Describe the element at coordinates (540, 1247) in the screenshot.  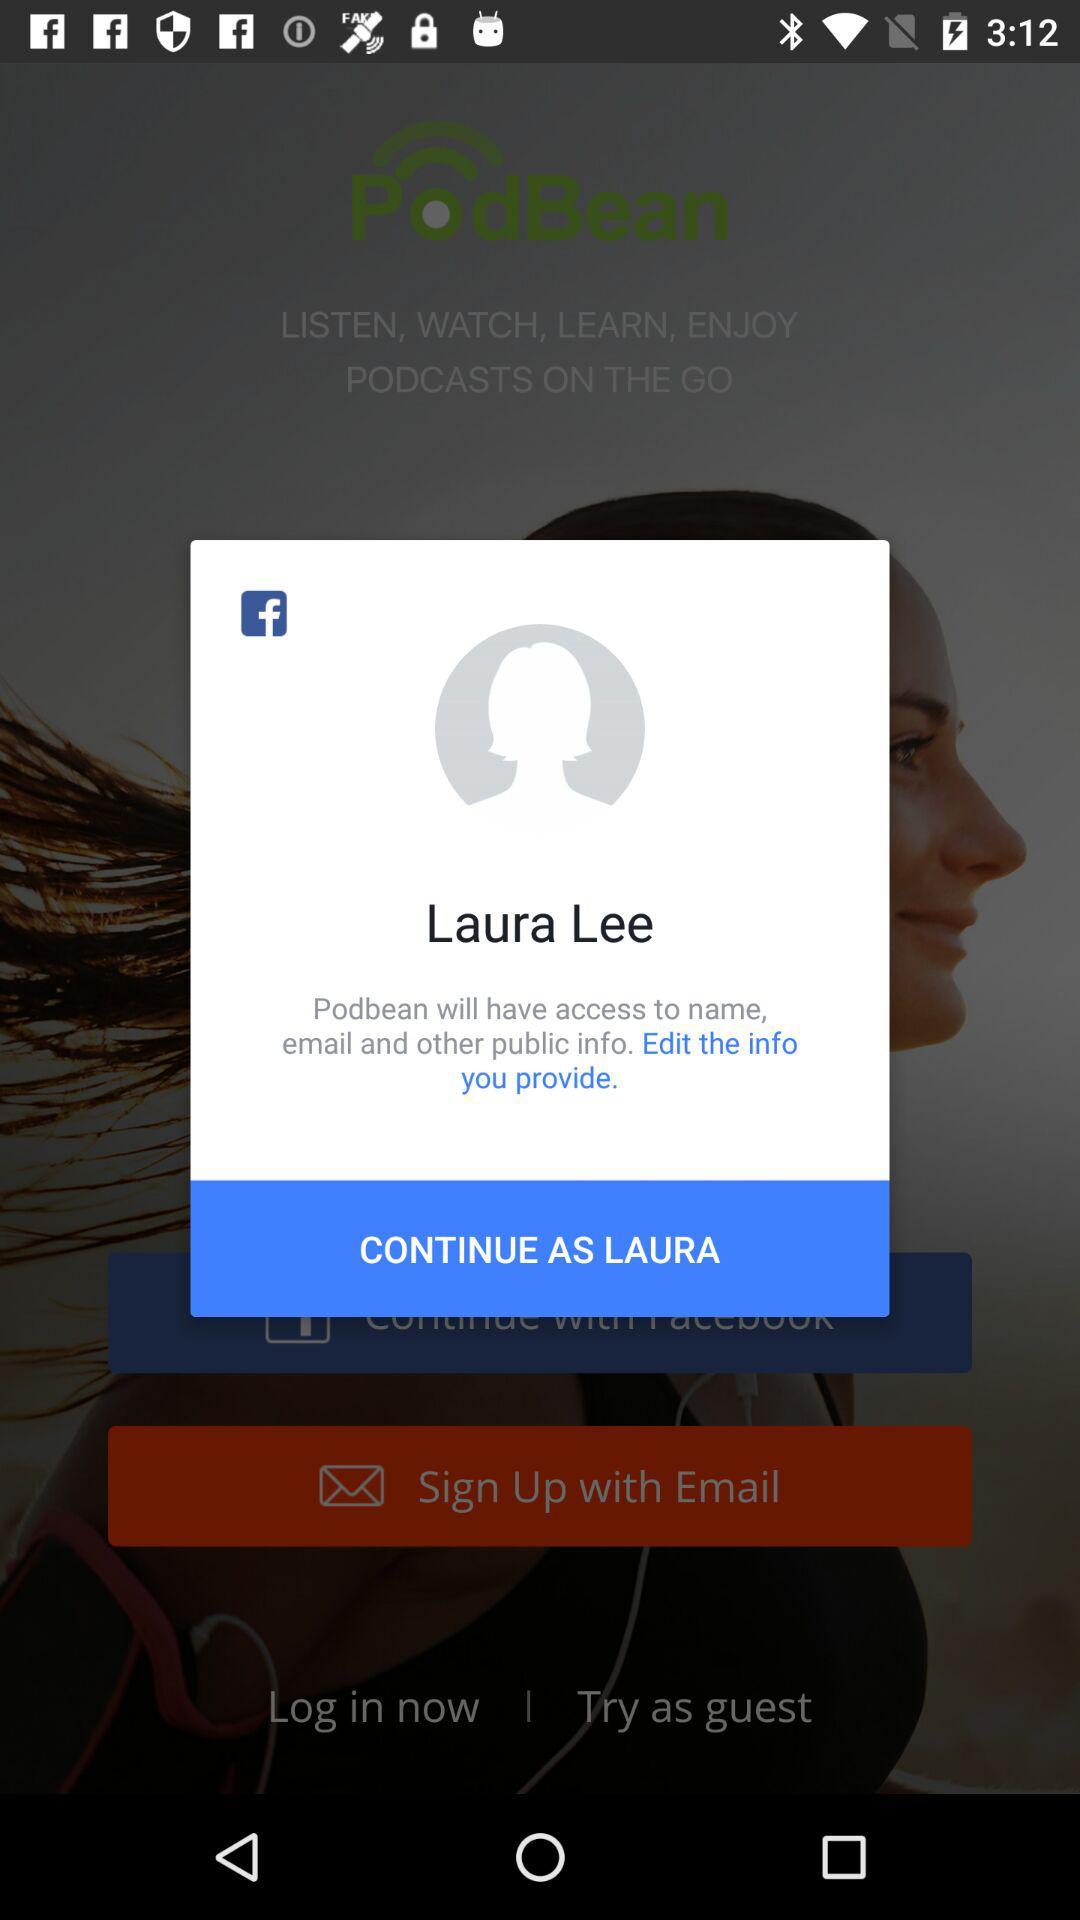
I see `the continue as laura` at that location.